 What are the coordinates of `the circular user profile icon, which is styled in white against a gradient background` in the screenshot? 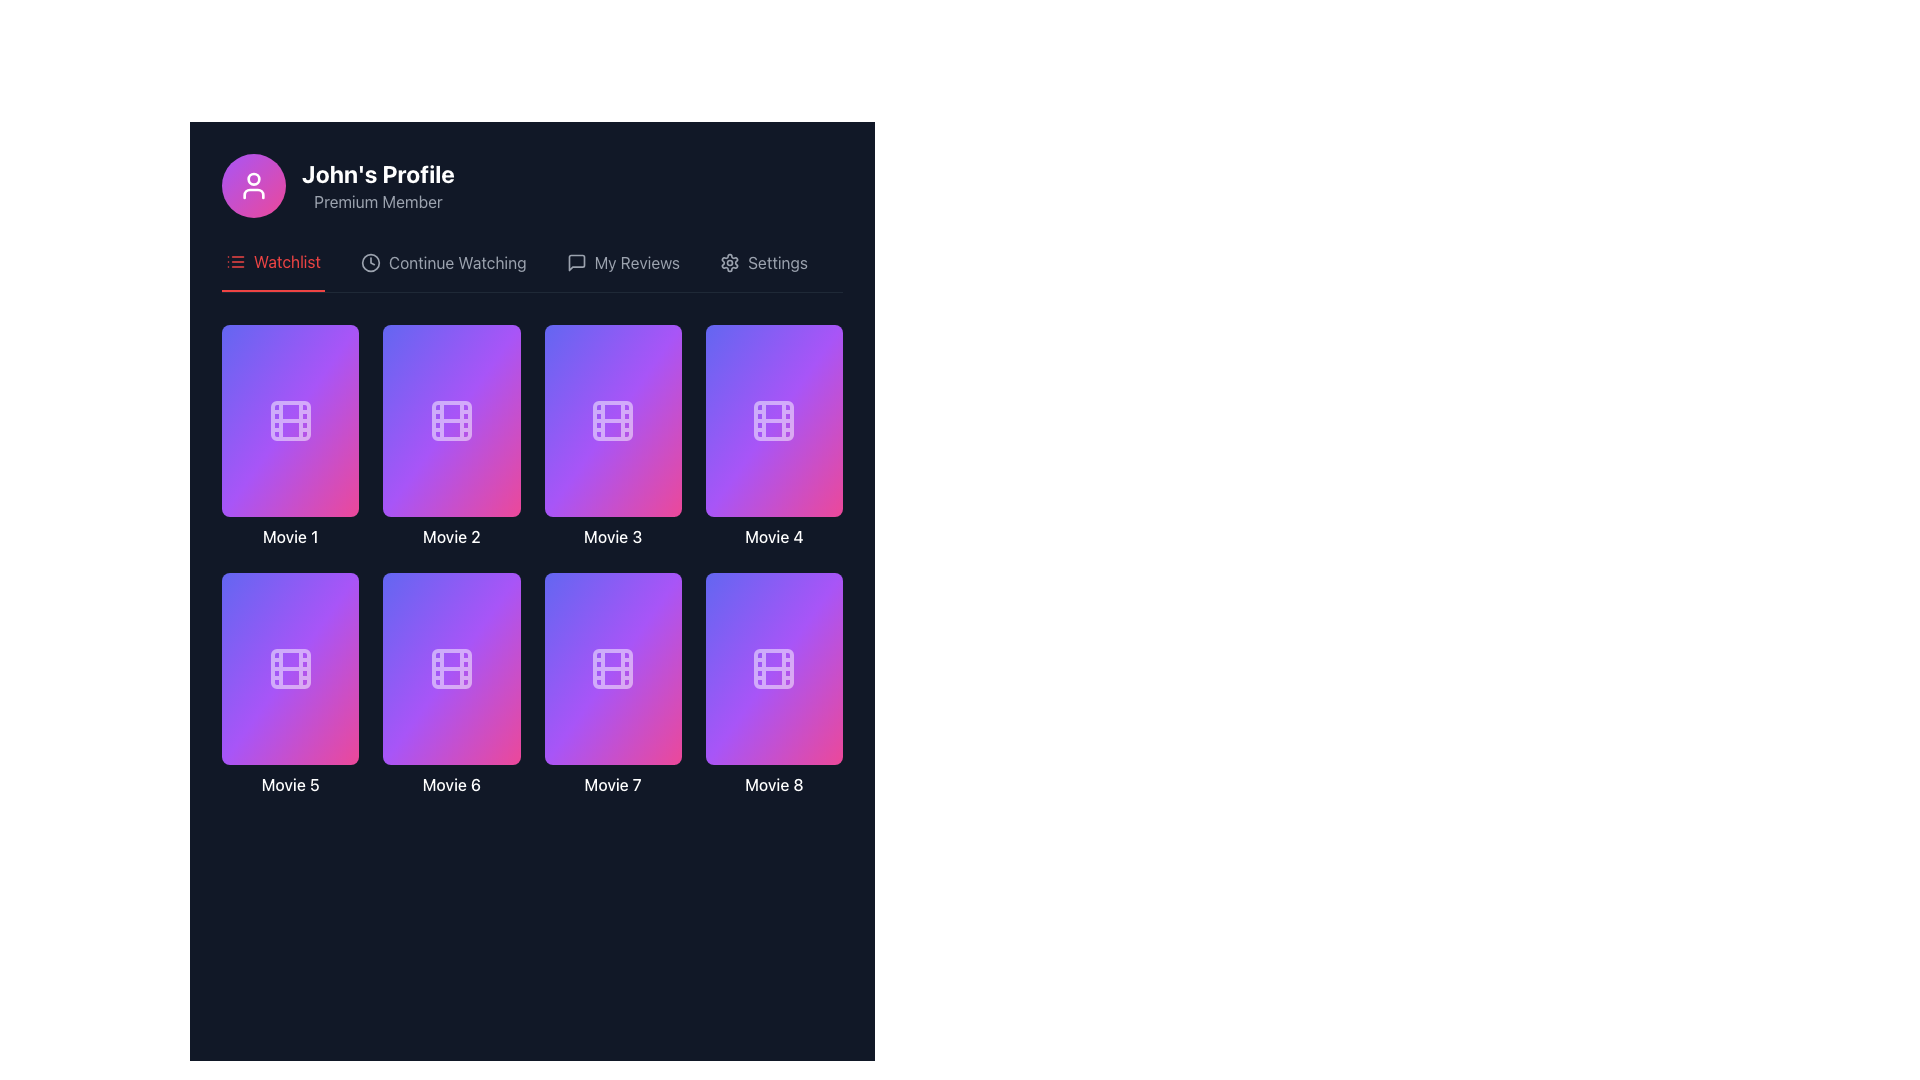 It's located at (253, 185).